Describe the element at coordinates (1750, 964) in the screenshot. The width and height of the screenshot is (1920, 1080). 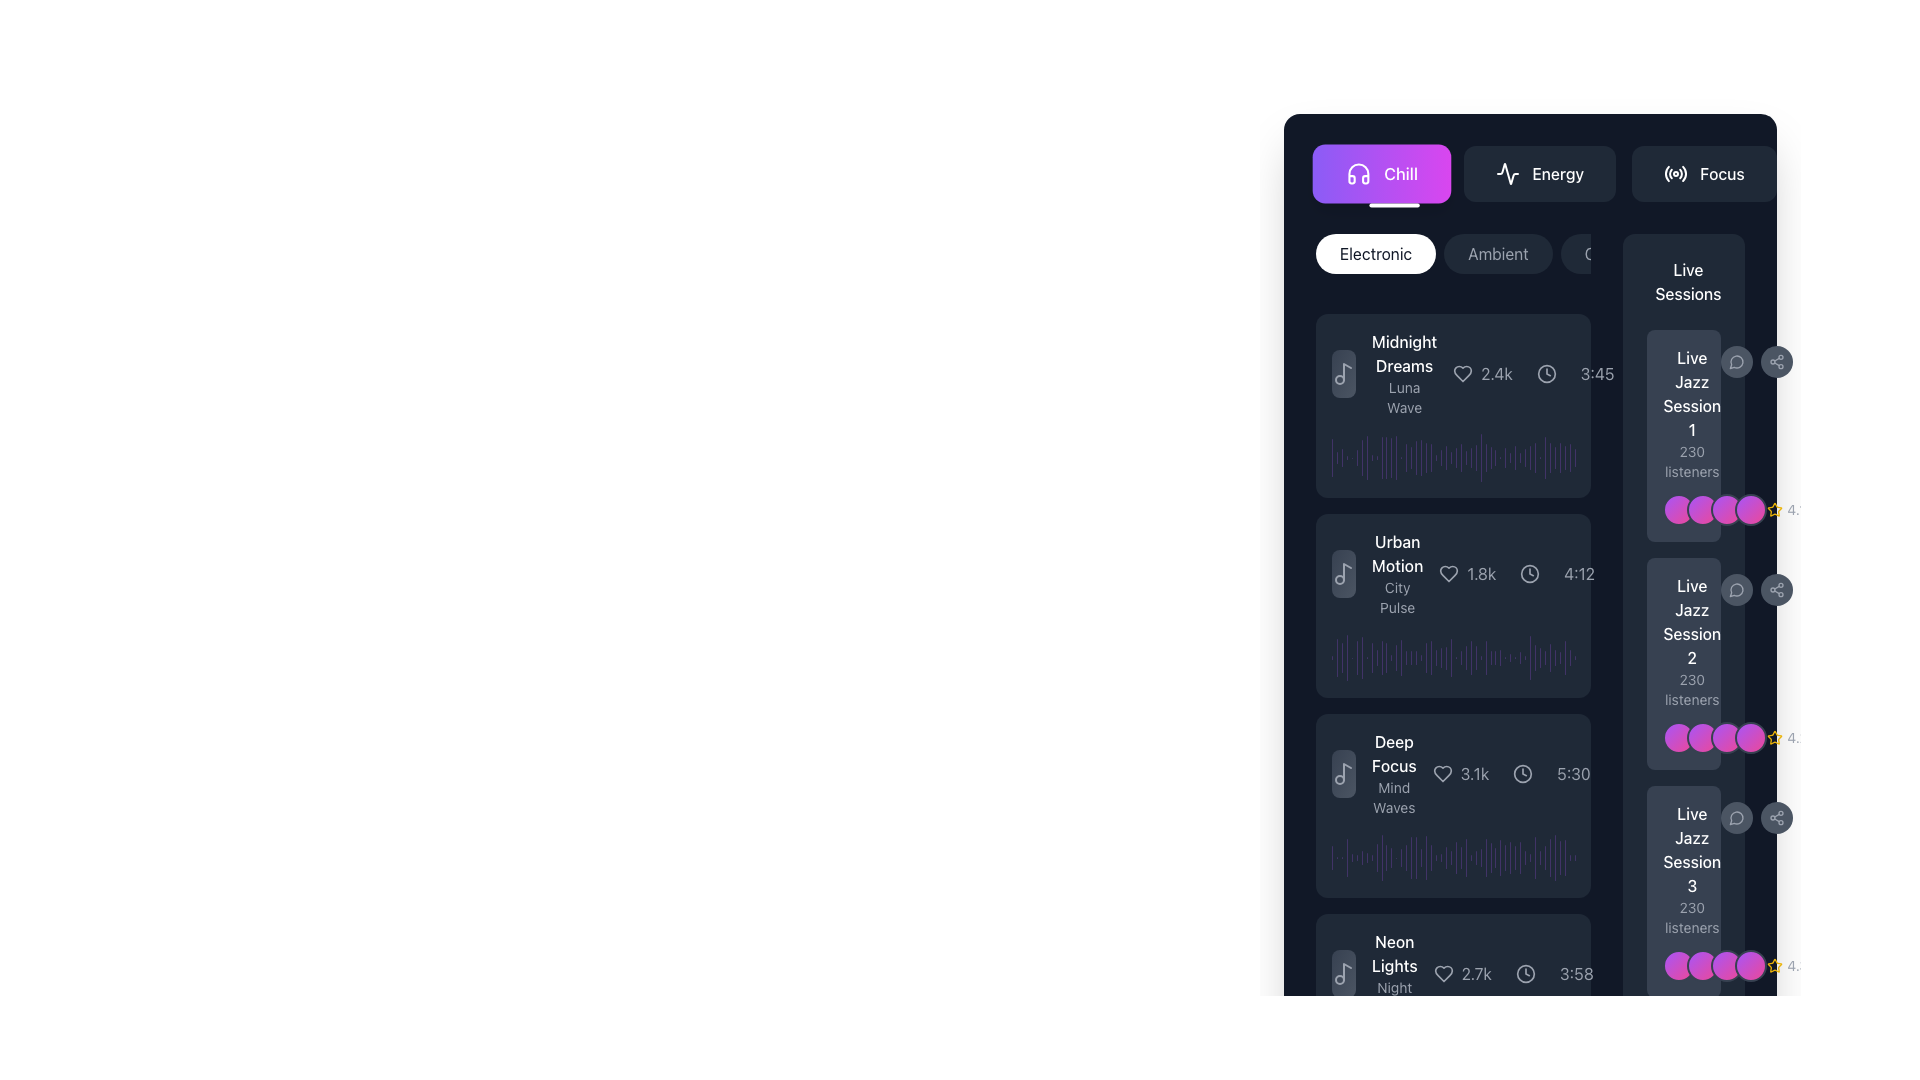
I see `the fourth circular icon with a gradient background transitioning from purple to pink, outlined with a gray border, located at the bottom-right of the 'Live Jazz Session 3' card` at that location.